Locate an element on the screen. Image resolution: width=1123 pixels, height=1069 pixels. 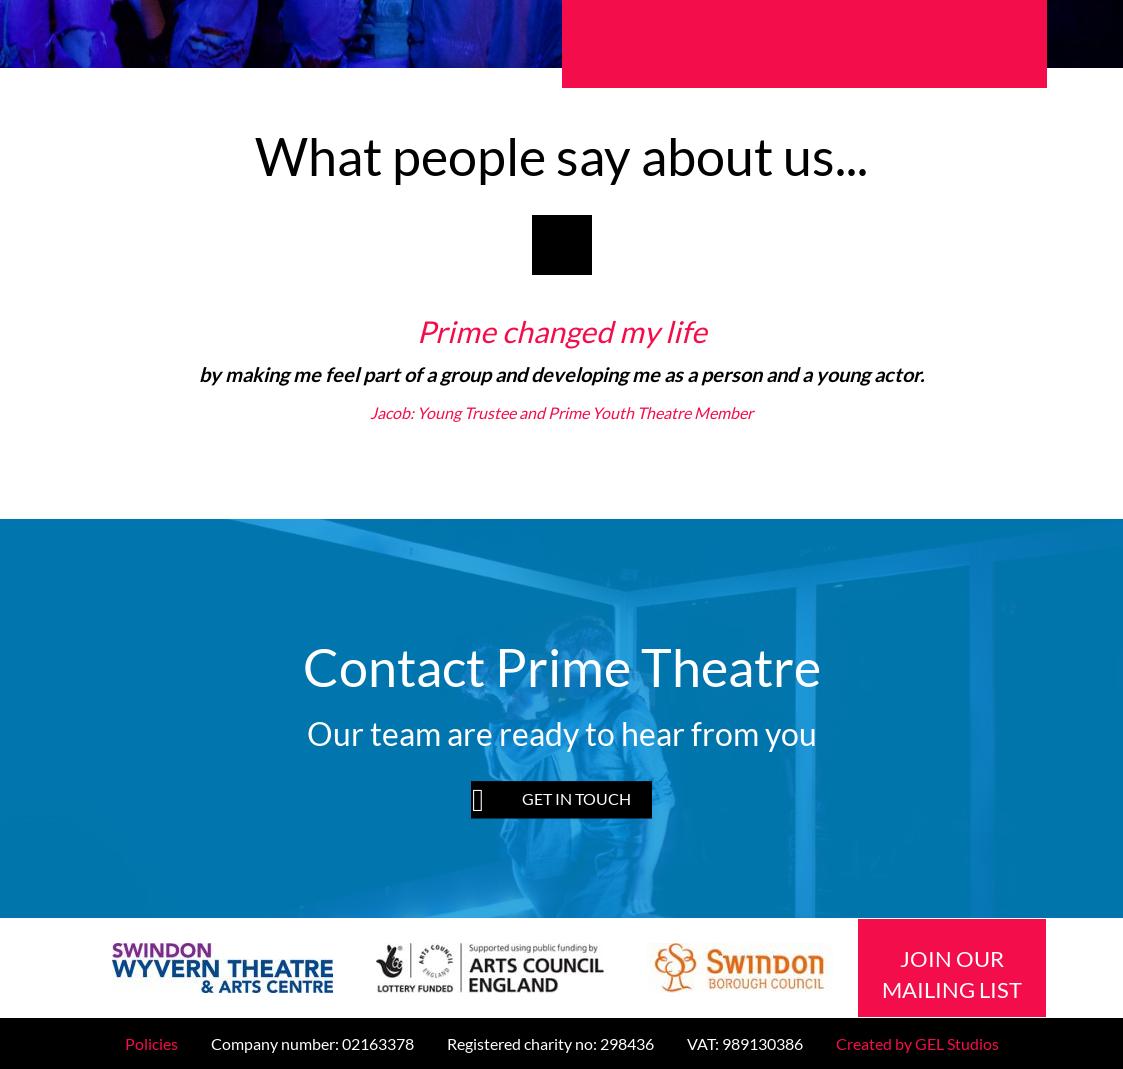
'VAT: 989130386' is located at coordinates (686, 1042).